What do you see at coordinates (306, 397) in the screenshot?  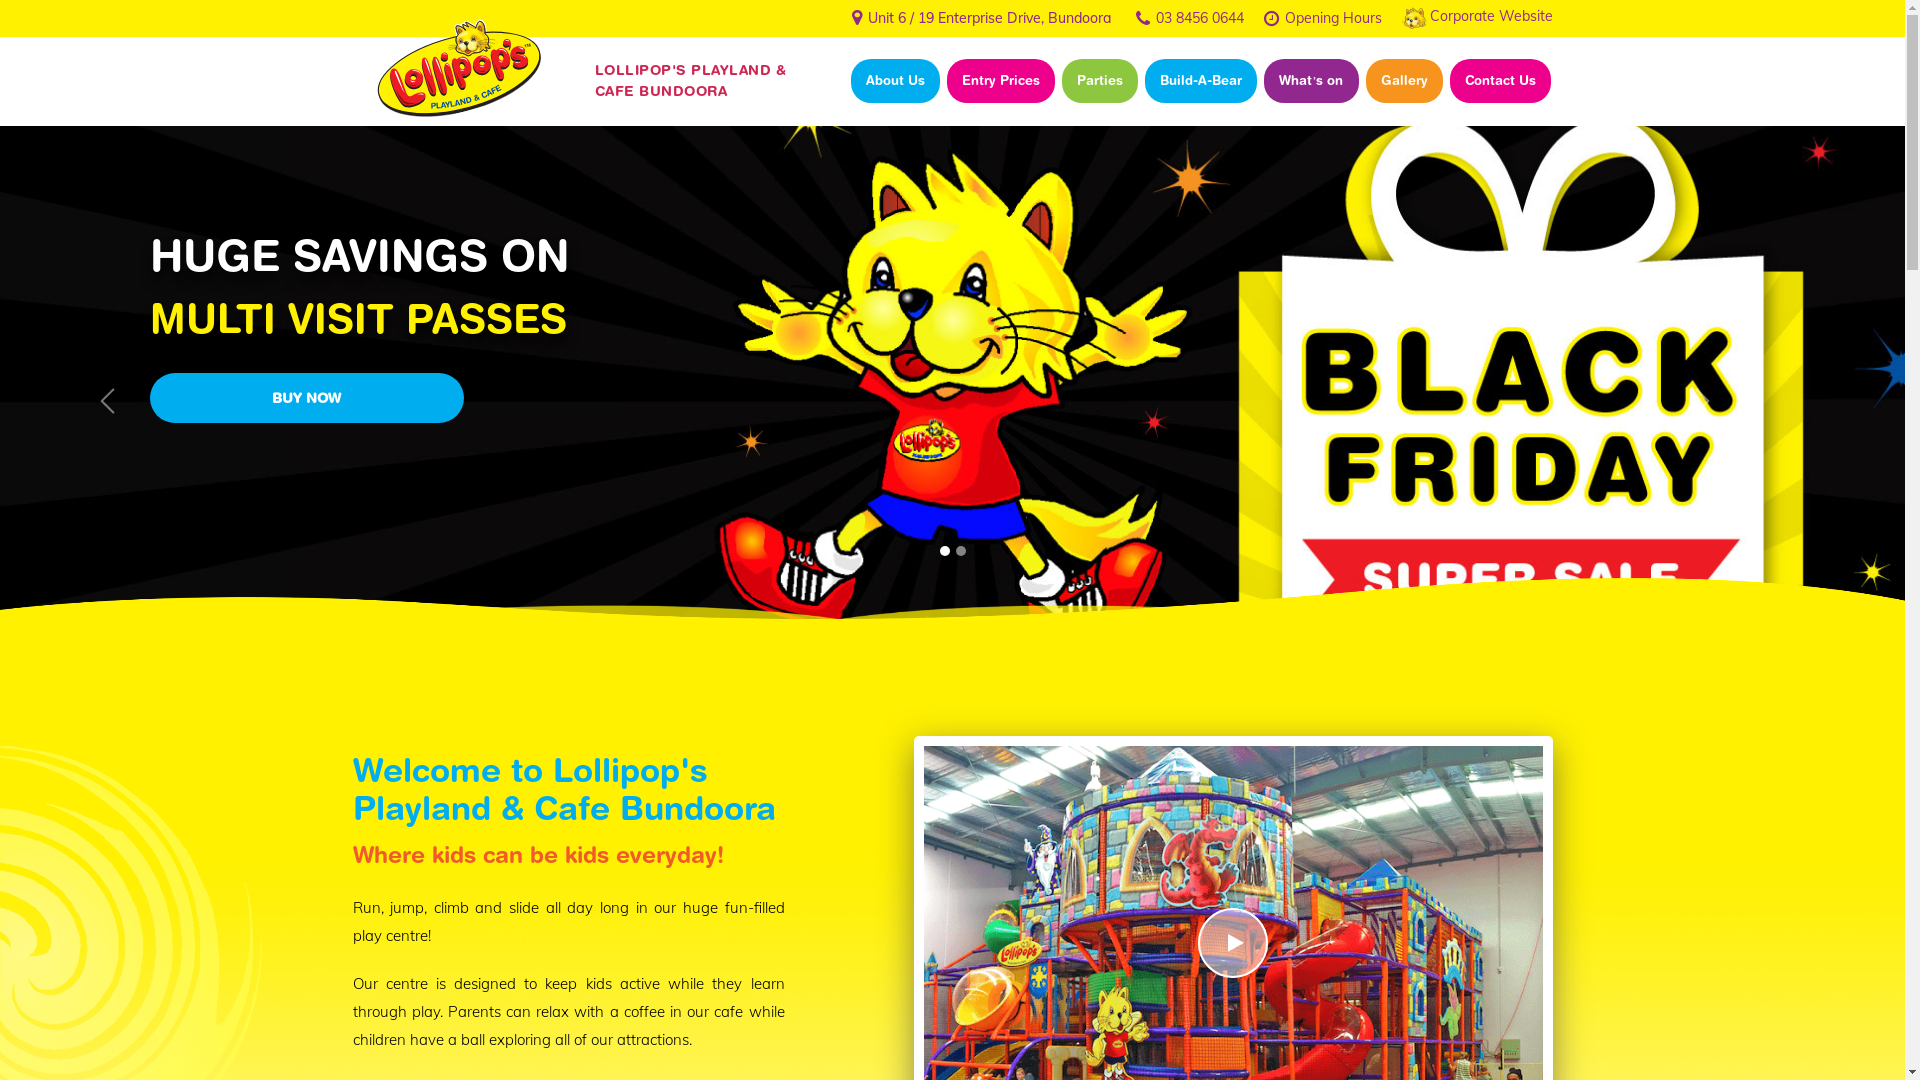 I see `'BUY NOW'` at bounding box center [306, 397].